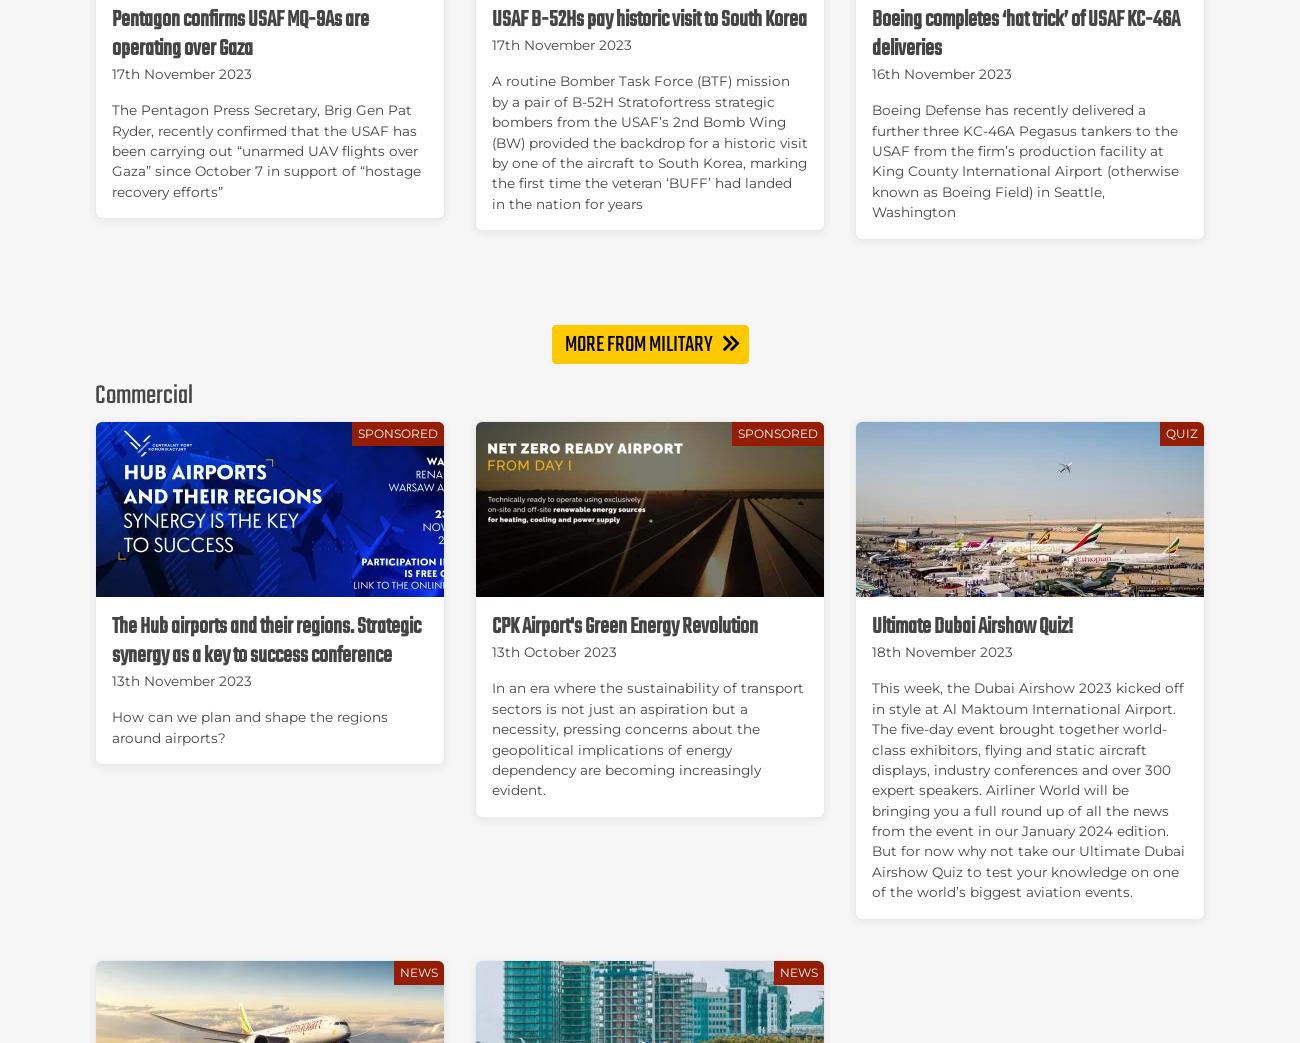  What do you see at coordinates (624, 626) in the screenshot?
I see `'CPK Airport's Green Energy Revolution'` at bounding box center [624, 626].